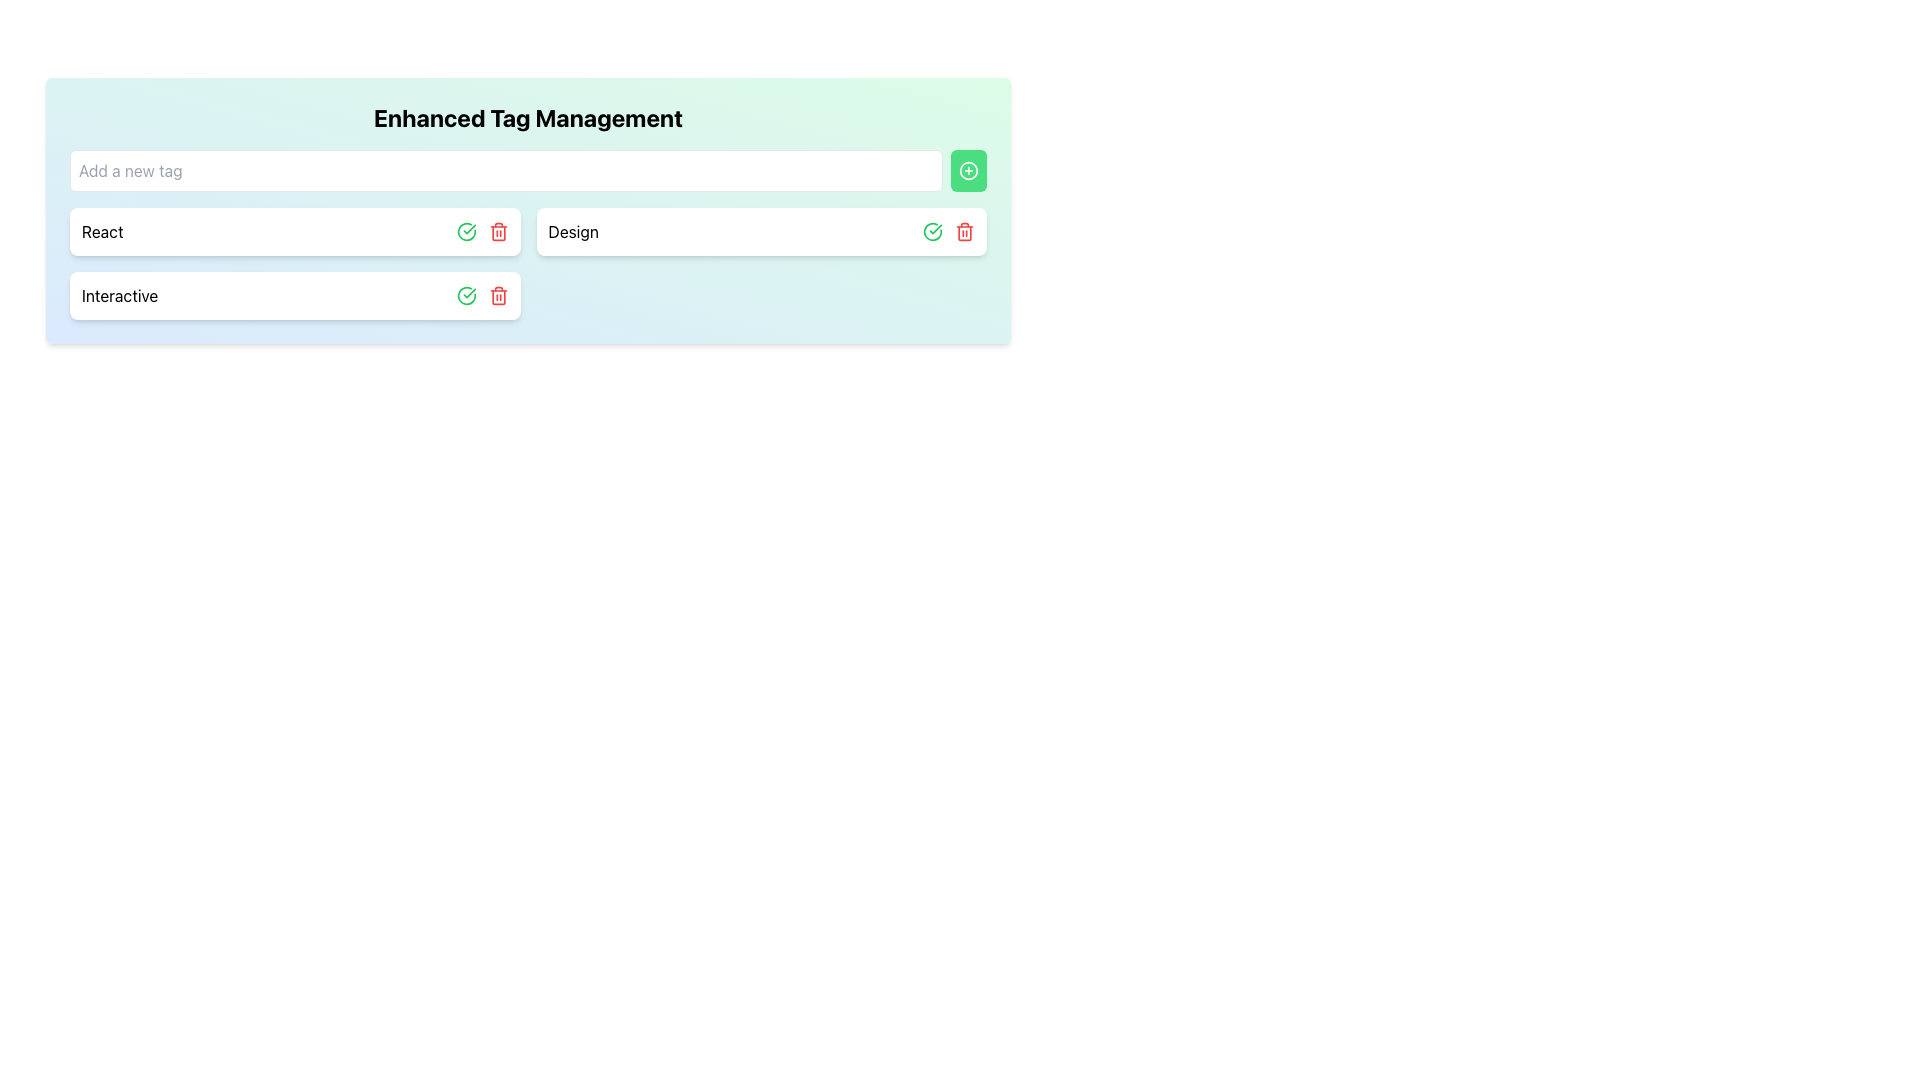 The height and width of the screenshot is (1080, 1920). I want to click on the green checkmark icon located in the Interactive icon group next to the 'React' label to confirm or accept, so click(482, 230).